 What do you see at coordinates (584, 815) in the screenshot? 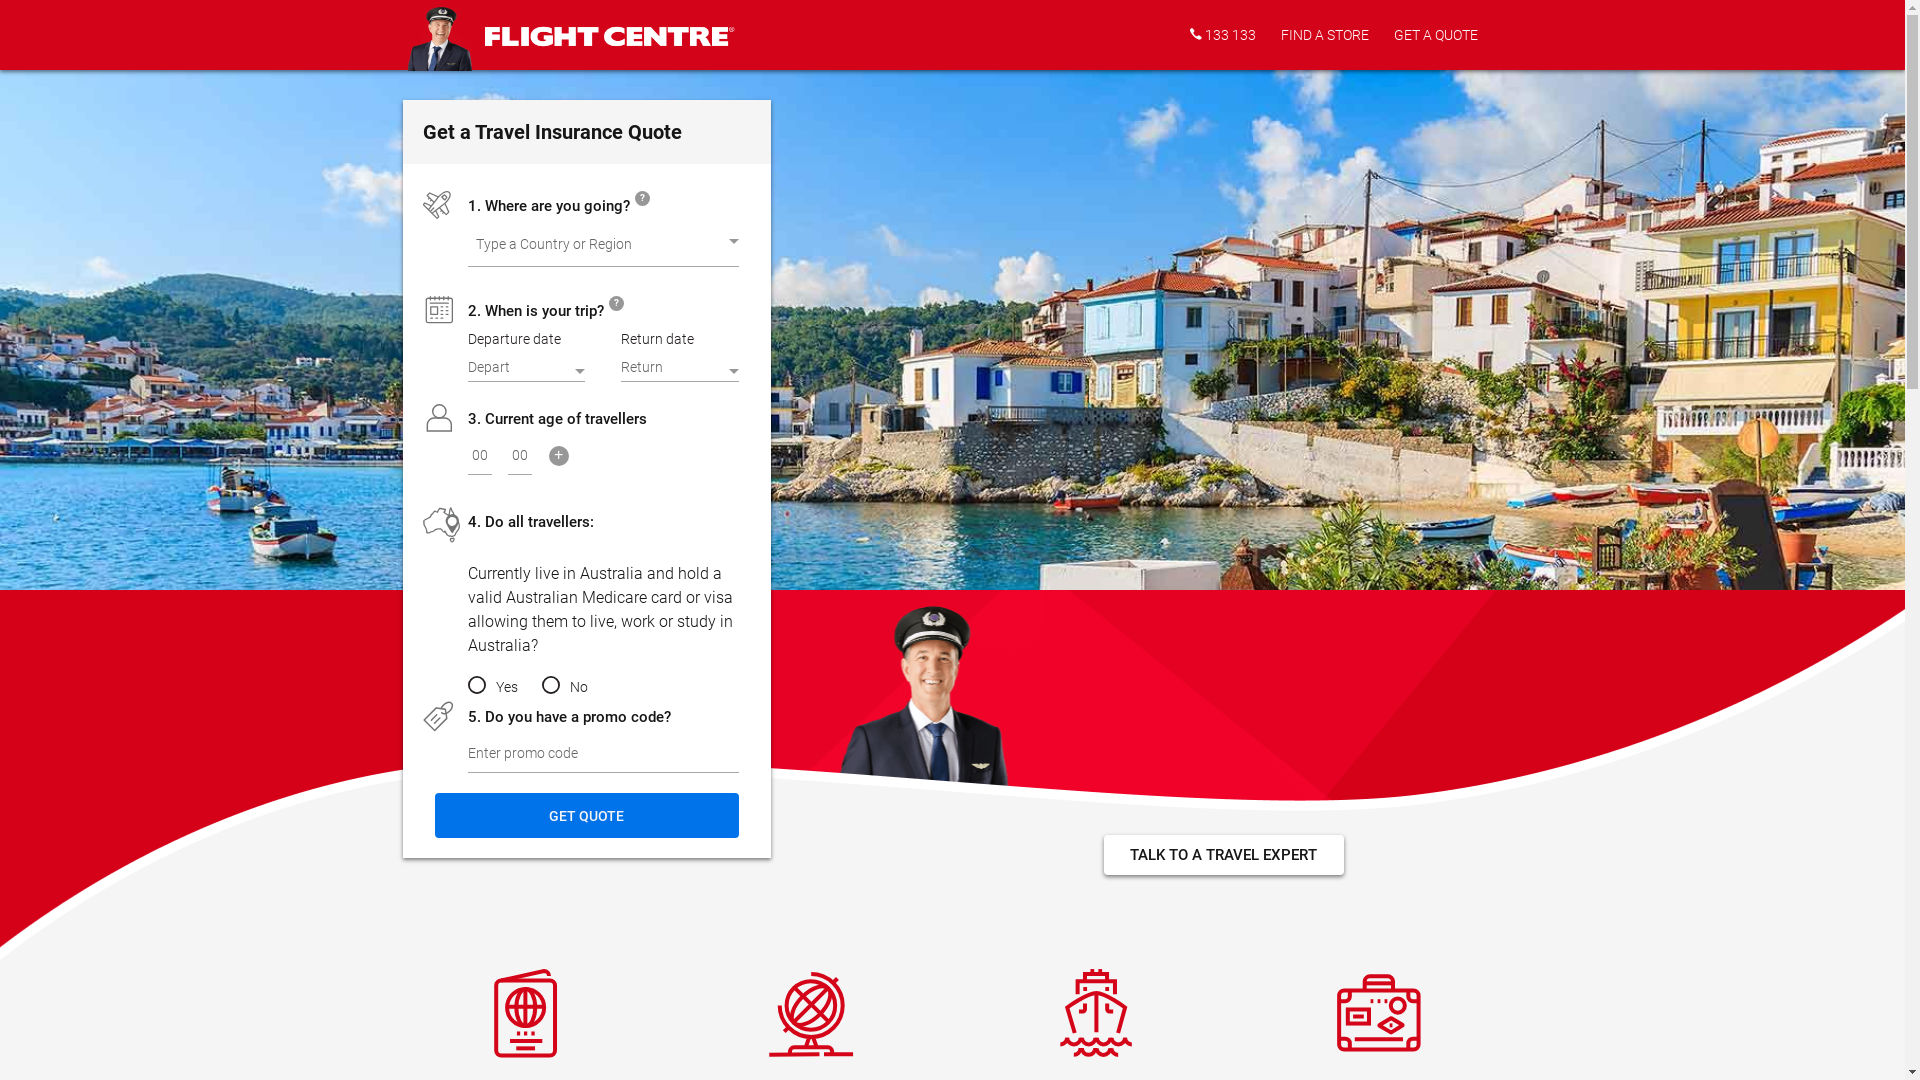
I see `'Get Quote'` at bounding box center [584, 815].